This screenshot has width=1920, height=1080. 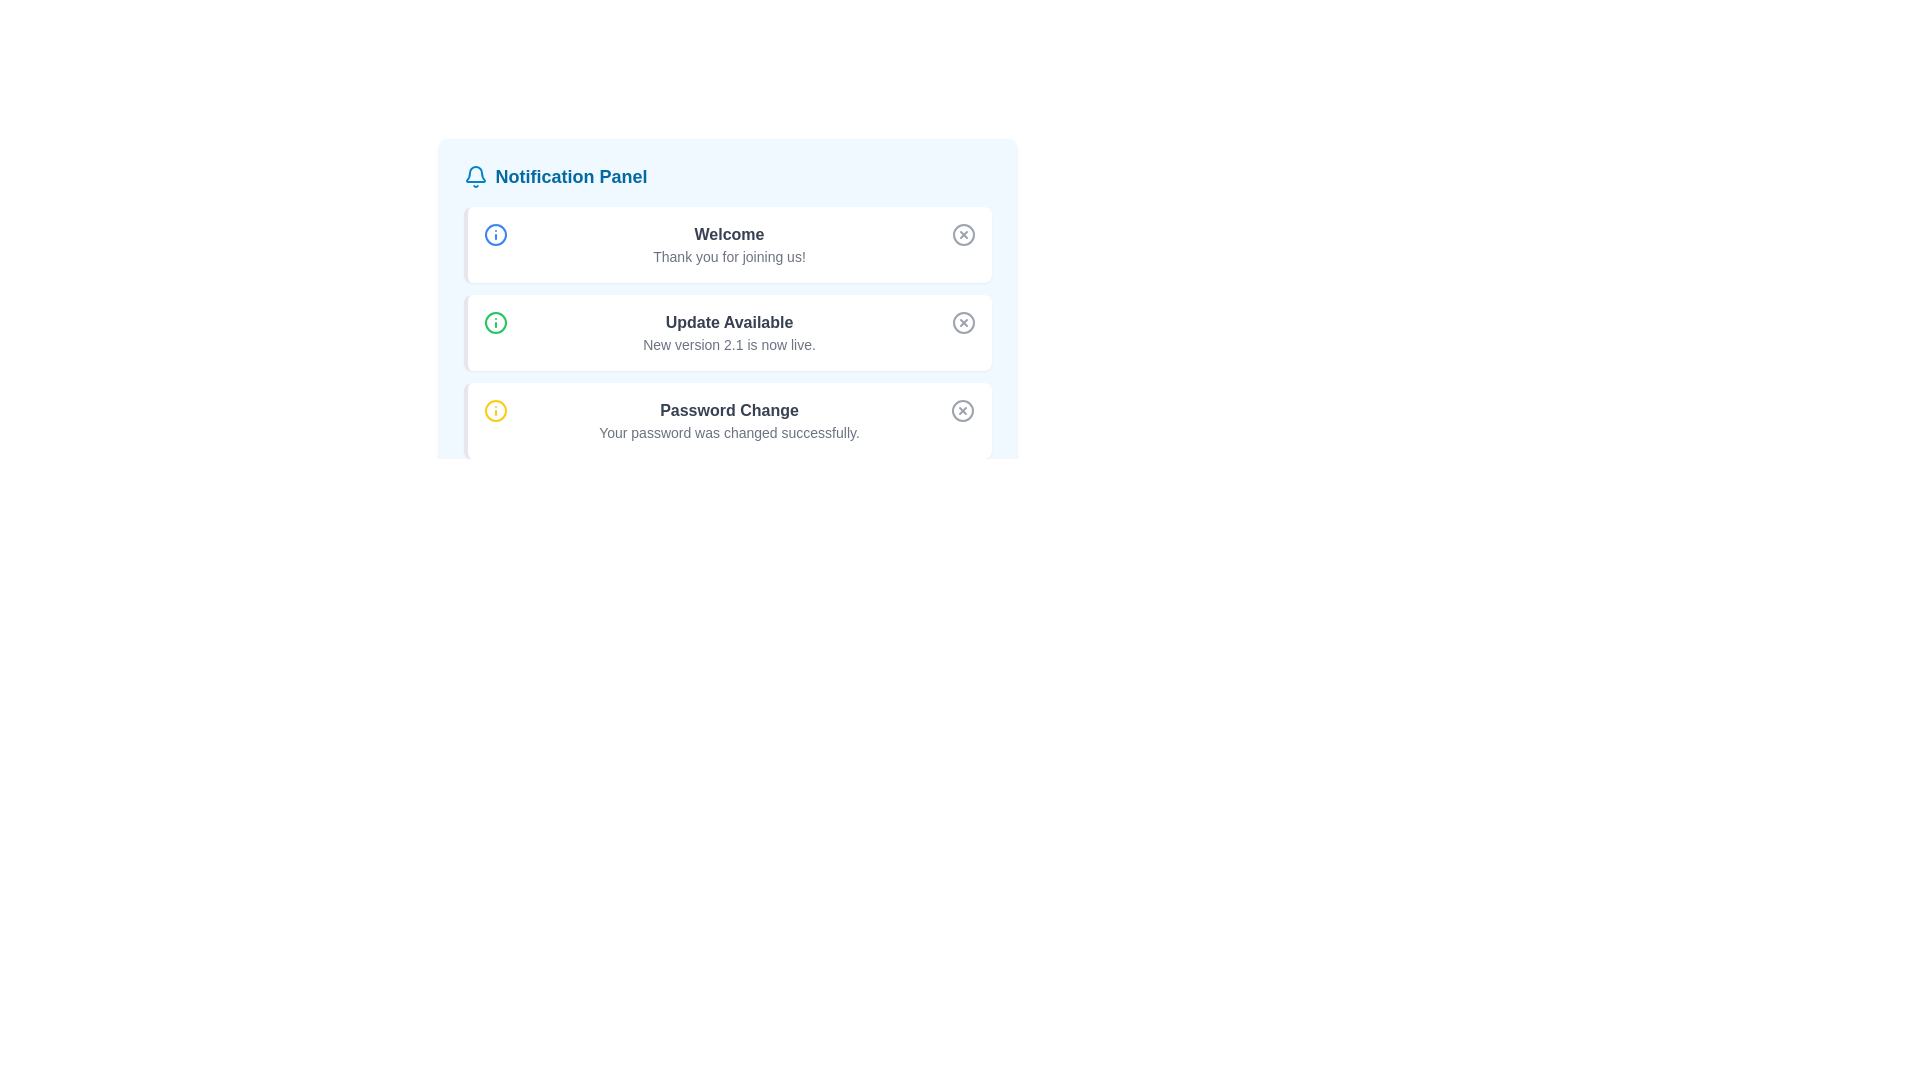 I want to click on the yellow circular graphical element that is part of the information icon in the third notification entry of the Notification Panel, so click(x=495, y=410).